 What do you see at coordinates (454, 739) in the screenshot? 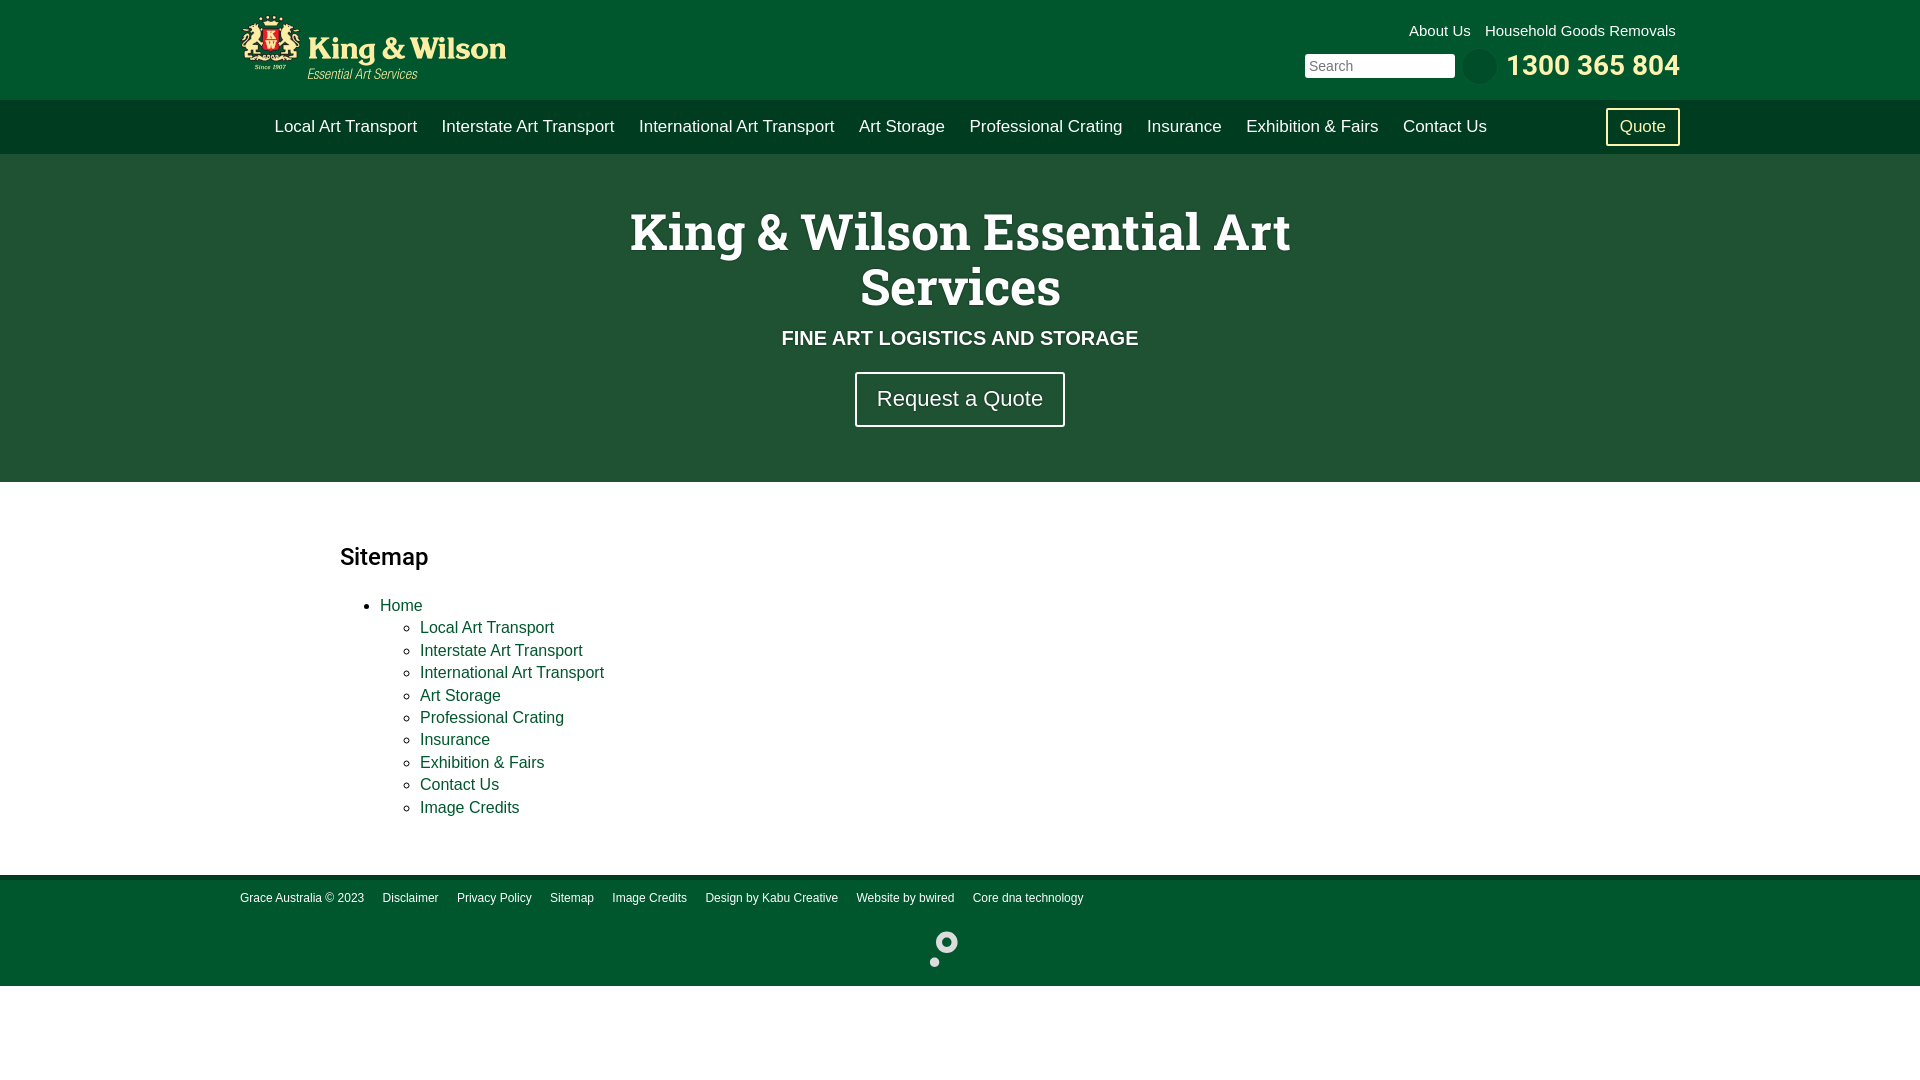
I see `'Insurance'` at bounding box center [454, 739].